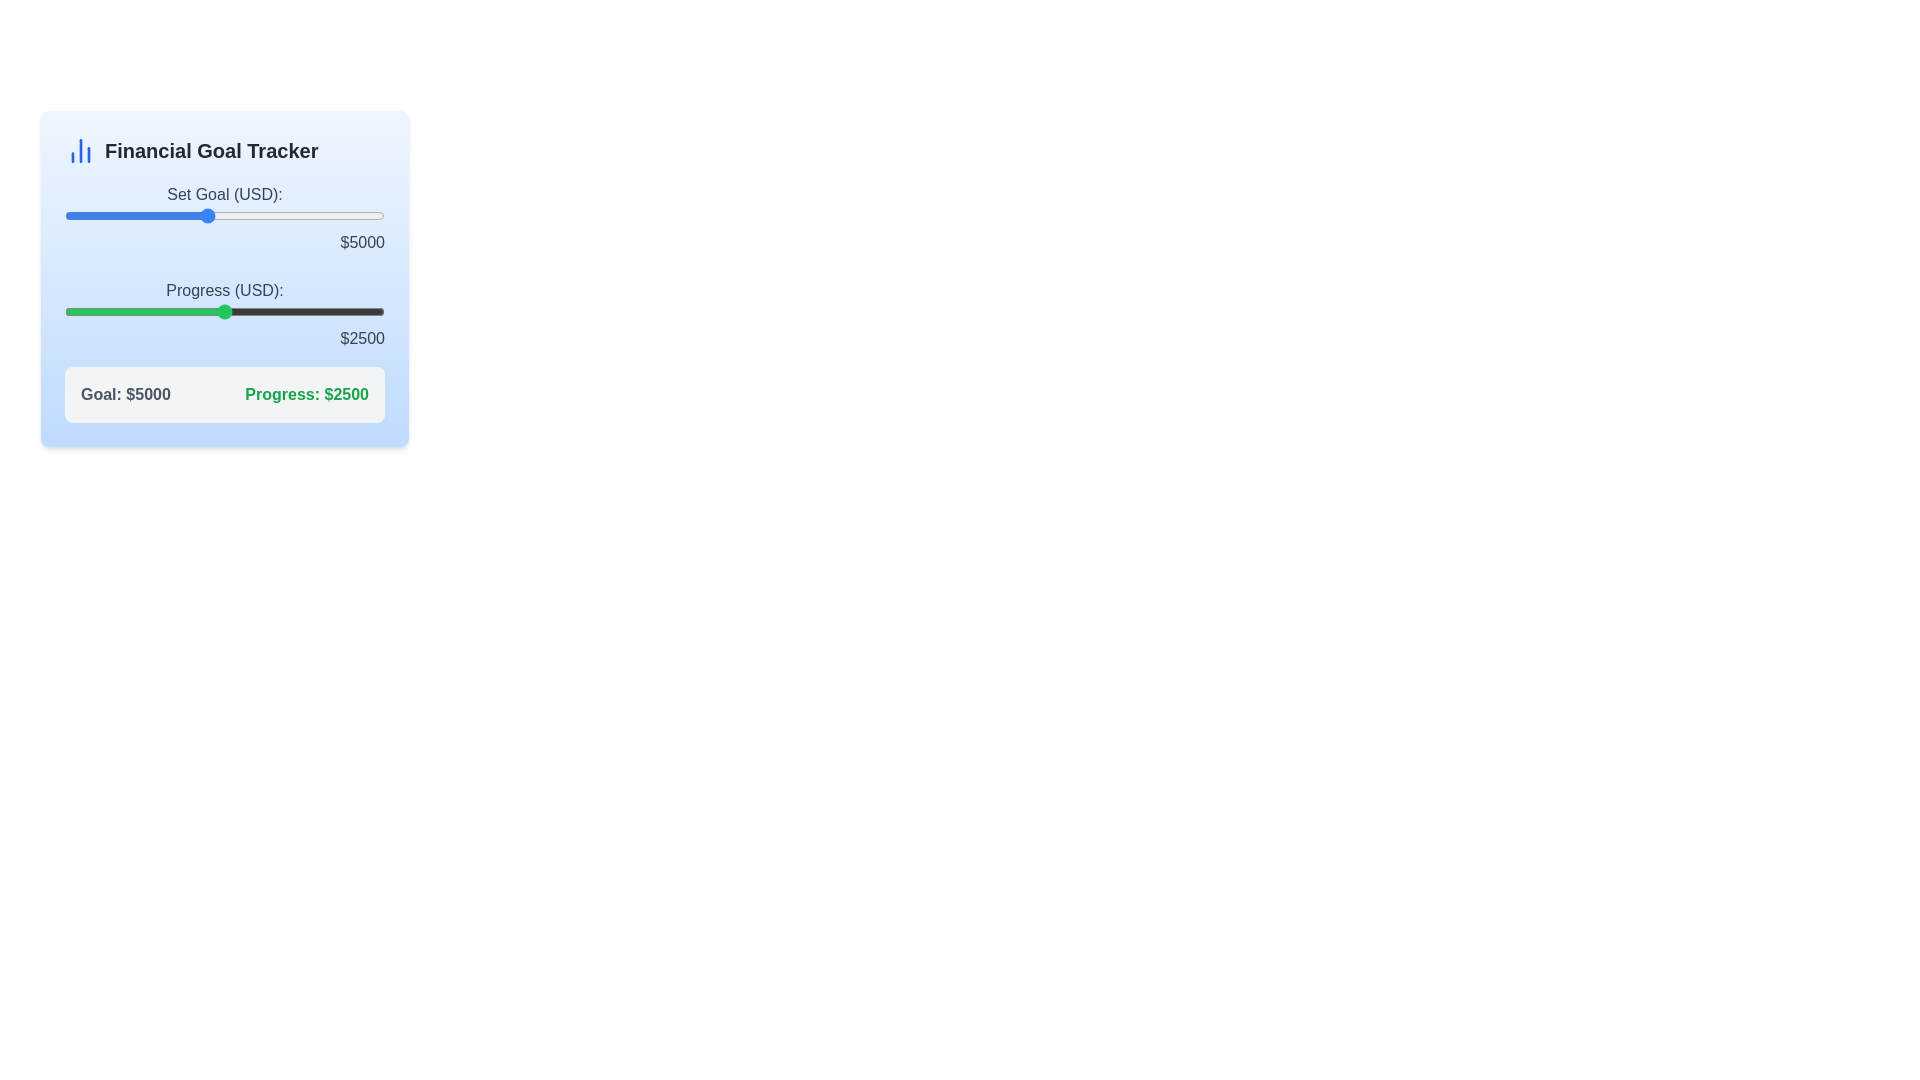 The width and height of the screenshot is (1920, 1080). What do you see at coordinates (104, 216) in the screenshot?
I see `the financial goal slider to 2126 USD` at bounding box center [104, 216].